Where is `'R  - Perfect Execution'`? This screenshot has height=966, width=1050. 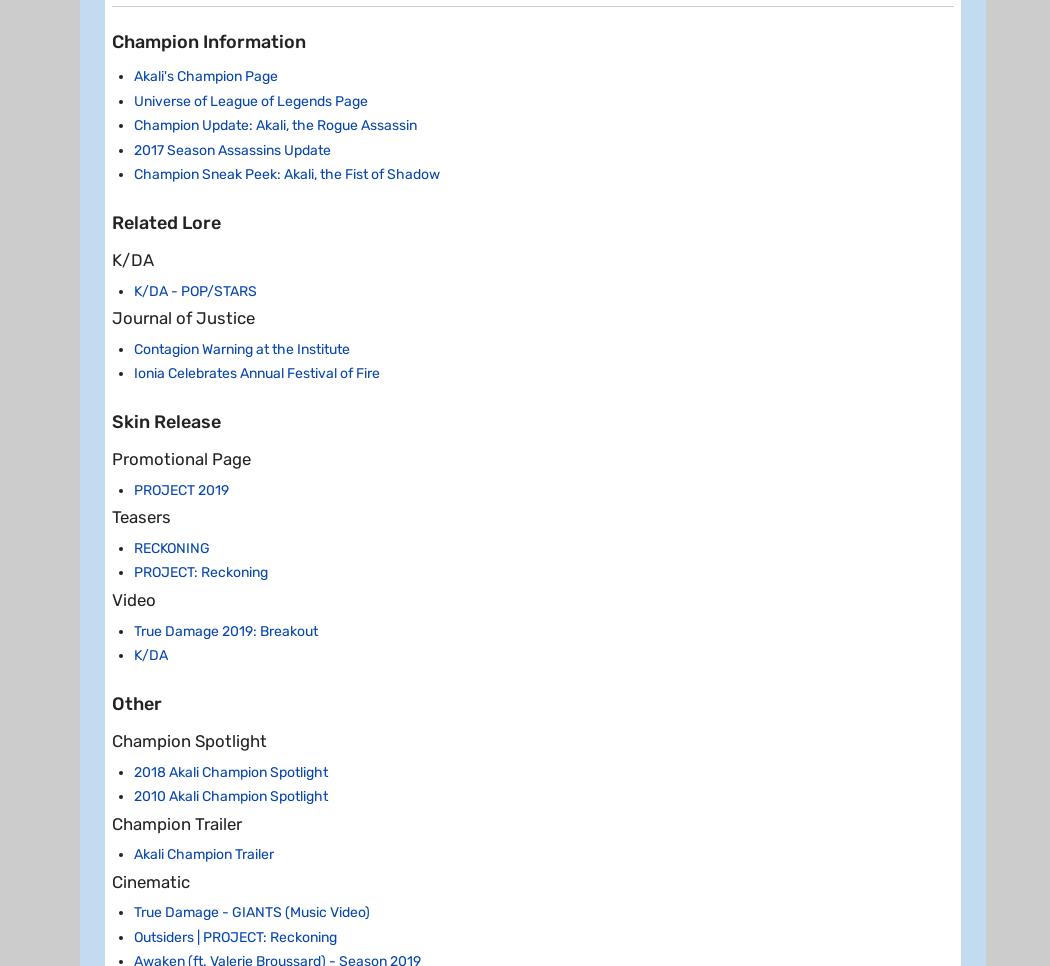
'R  - Perfect Execution' is located at coordinates (237, 114).